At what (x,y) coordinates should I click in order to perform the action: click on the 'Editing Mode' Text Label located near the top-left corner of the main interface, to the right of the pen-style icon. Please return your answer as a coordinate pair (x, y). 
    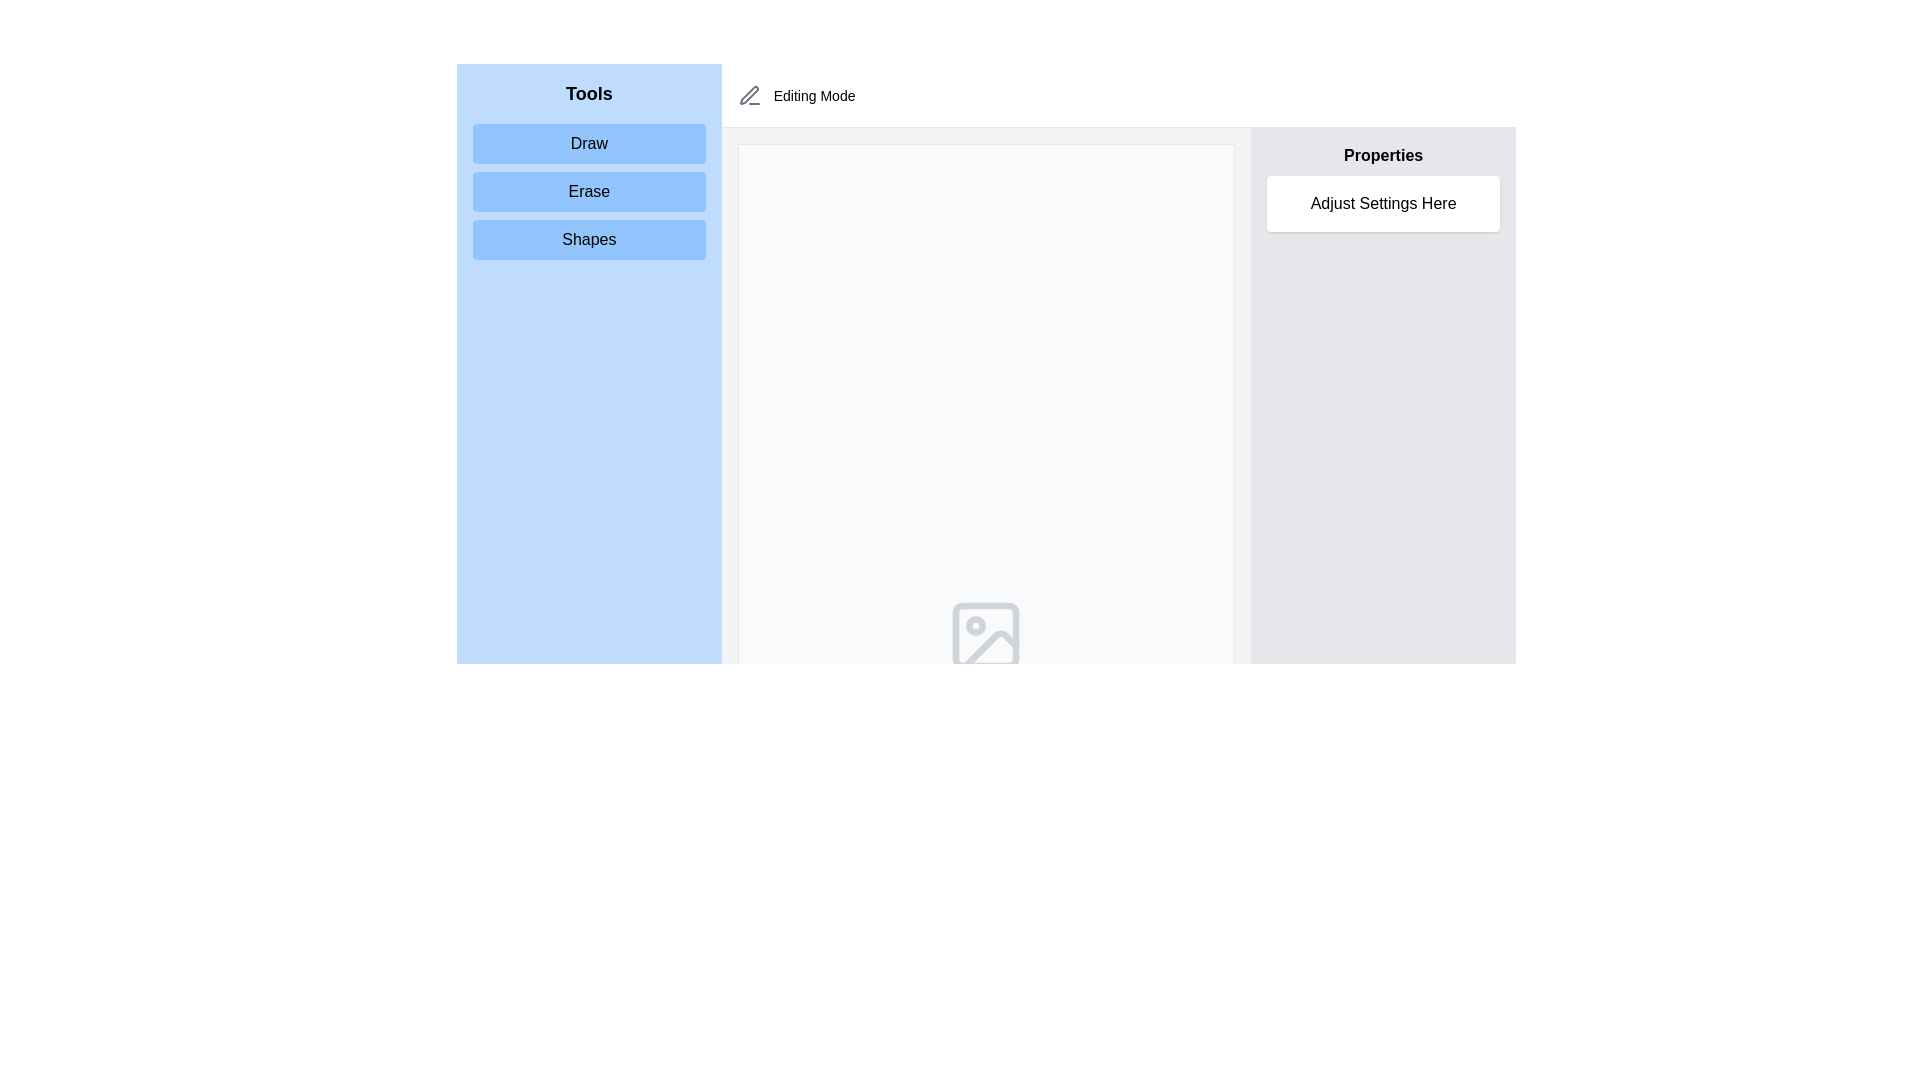
    Looking at the image, I should click on (814, 95).